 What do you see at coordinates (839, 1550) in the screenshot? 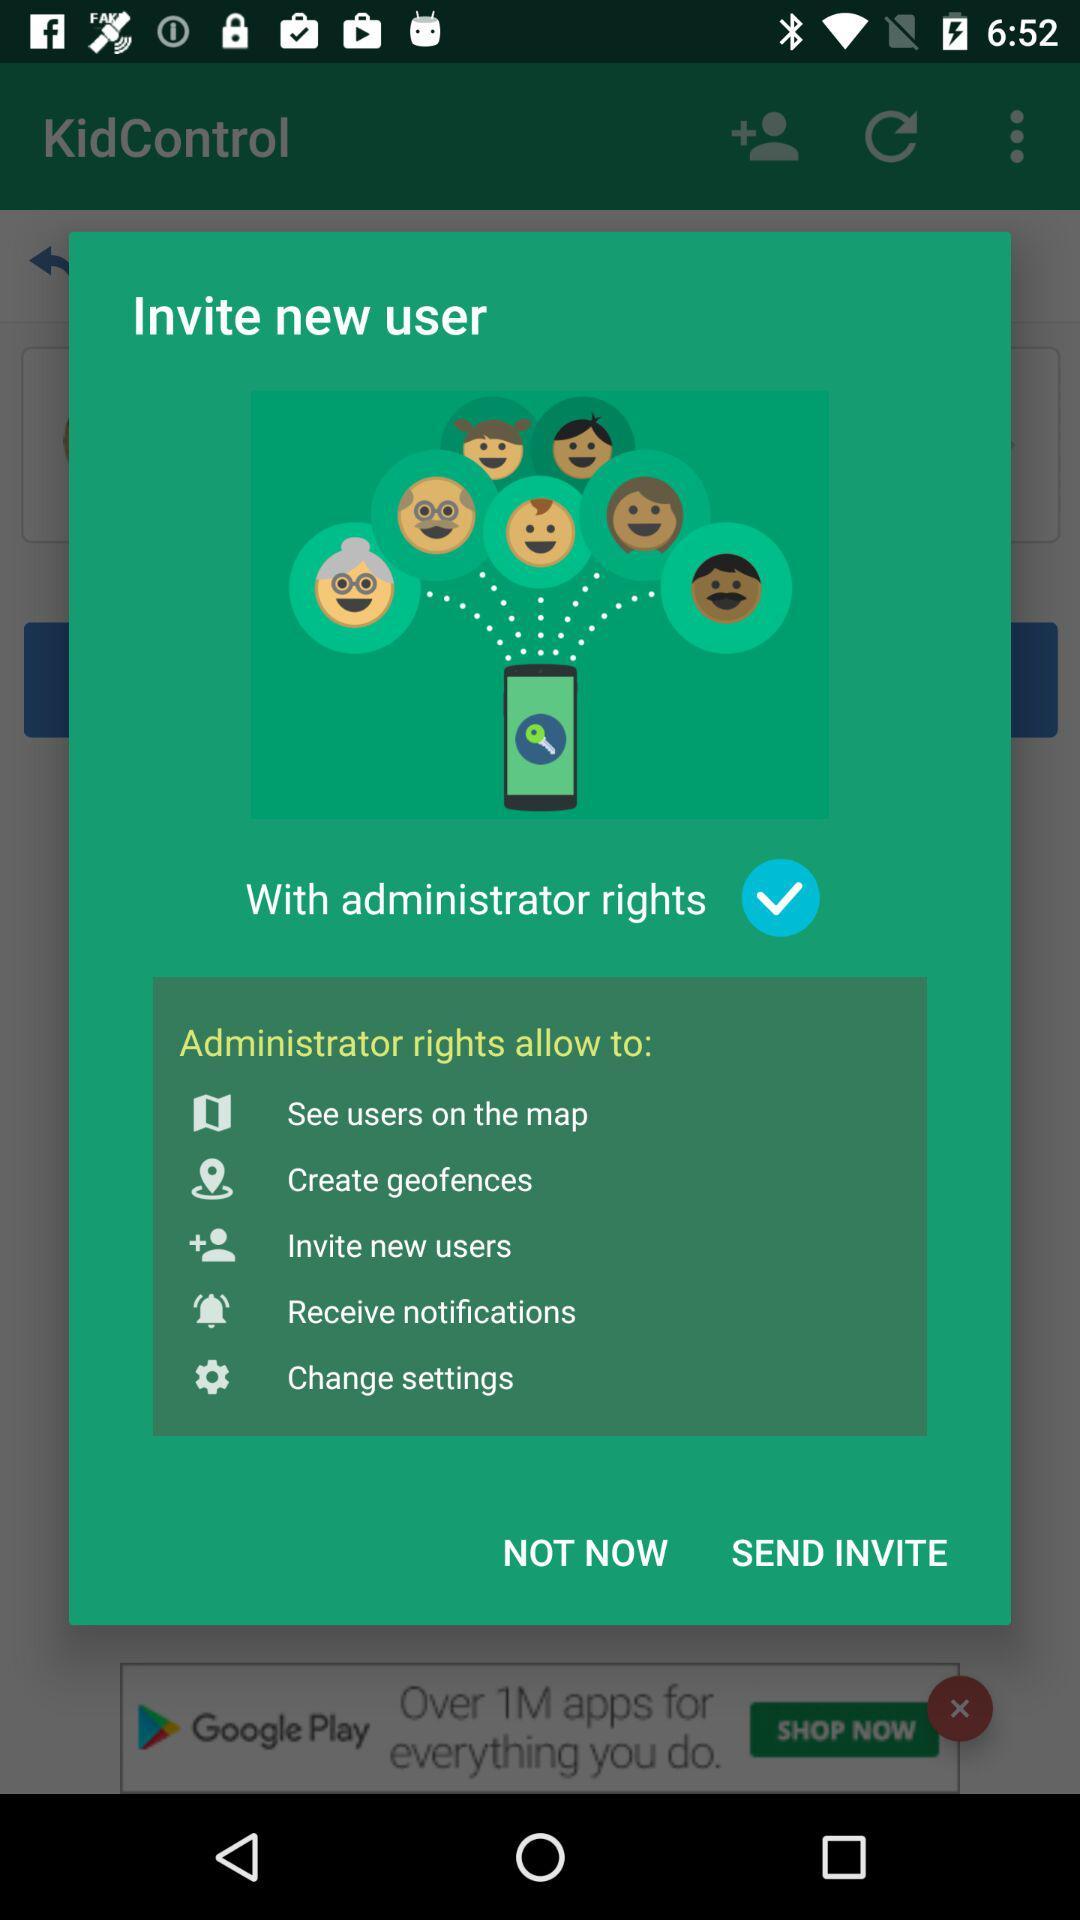
I see `send invite` at bounding box center [839, 1550].